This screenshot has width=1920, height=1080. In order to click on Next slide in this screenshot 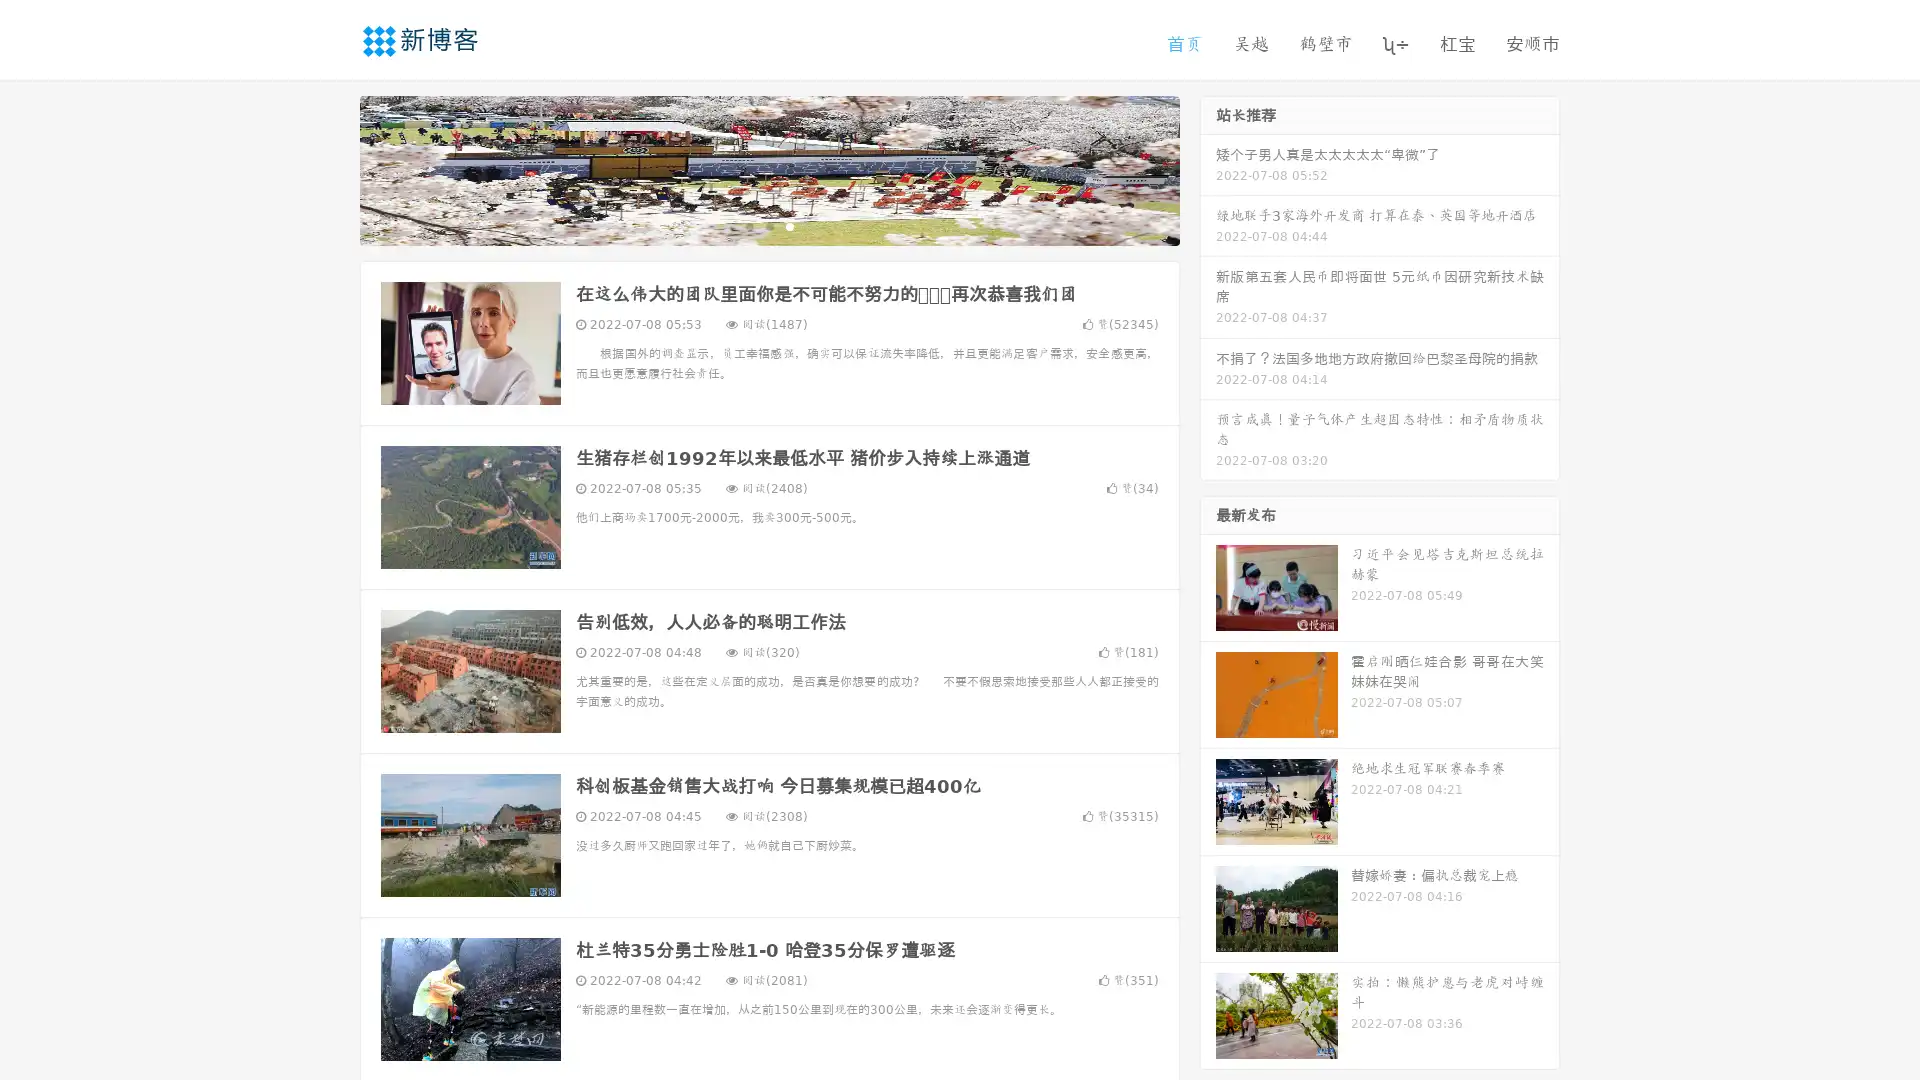, I will do `click(1208, 168)`.